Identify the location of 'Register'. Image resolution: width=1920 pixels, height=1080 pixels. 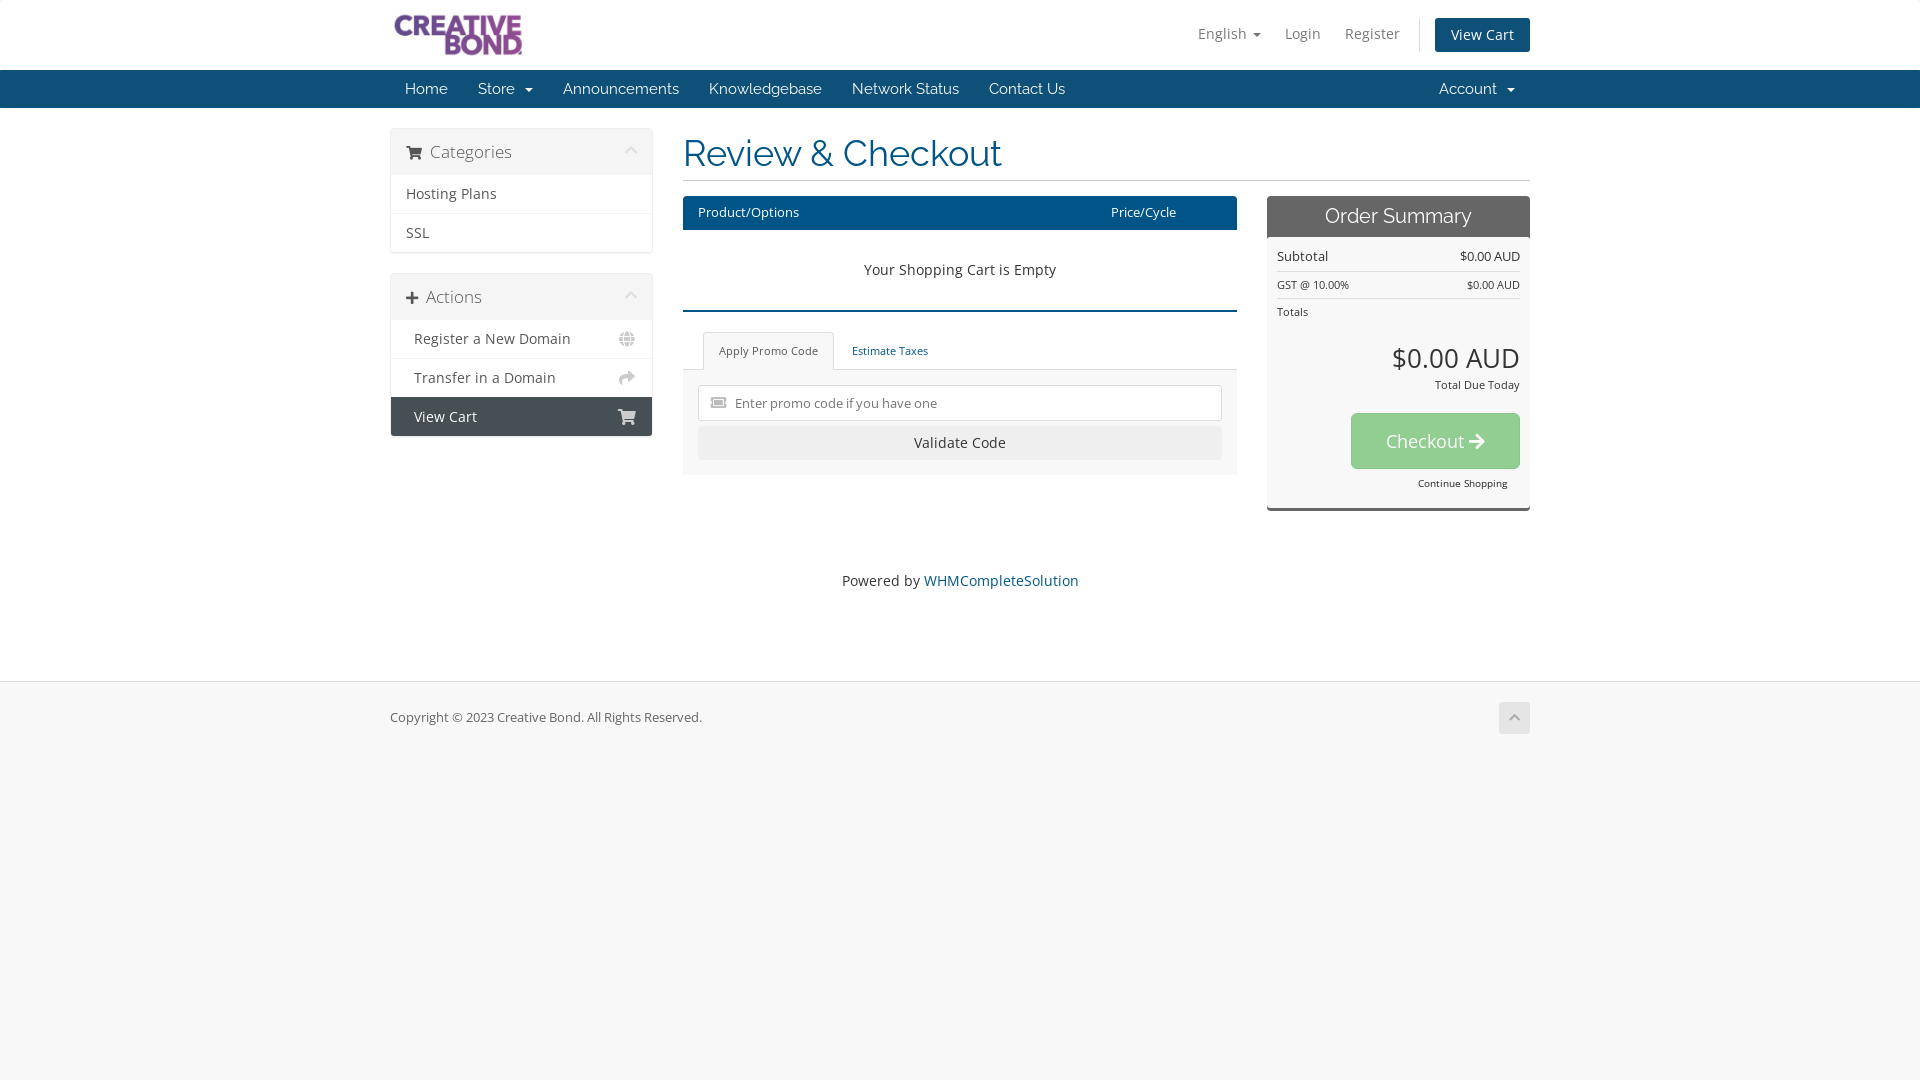
(1371, 34).